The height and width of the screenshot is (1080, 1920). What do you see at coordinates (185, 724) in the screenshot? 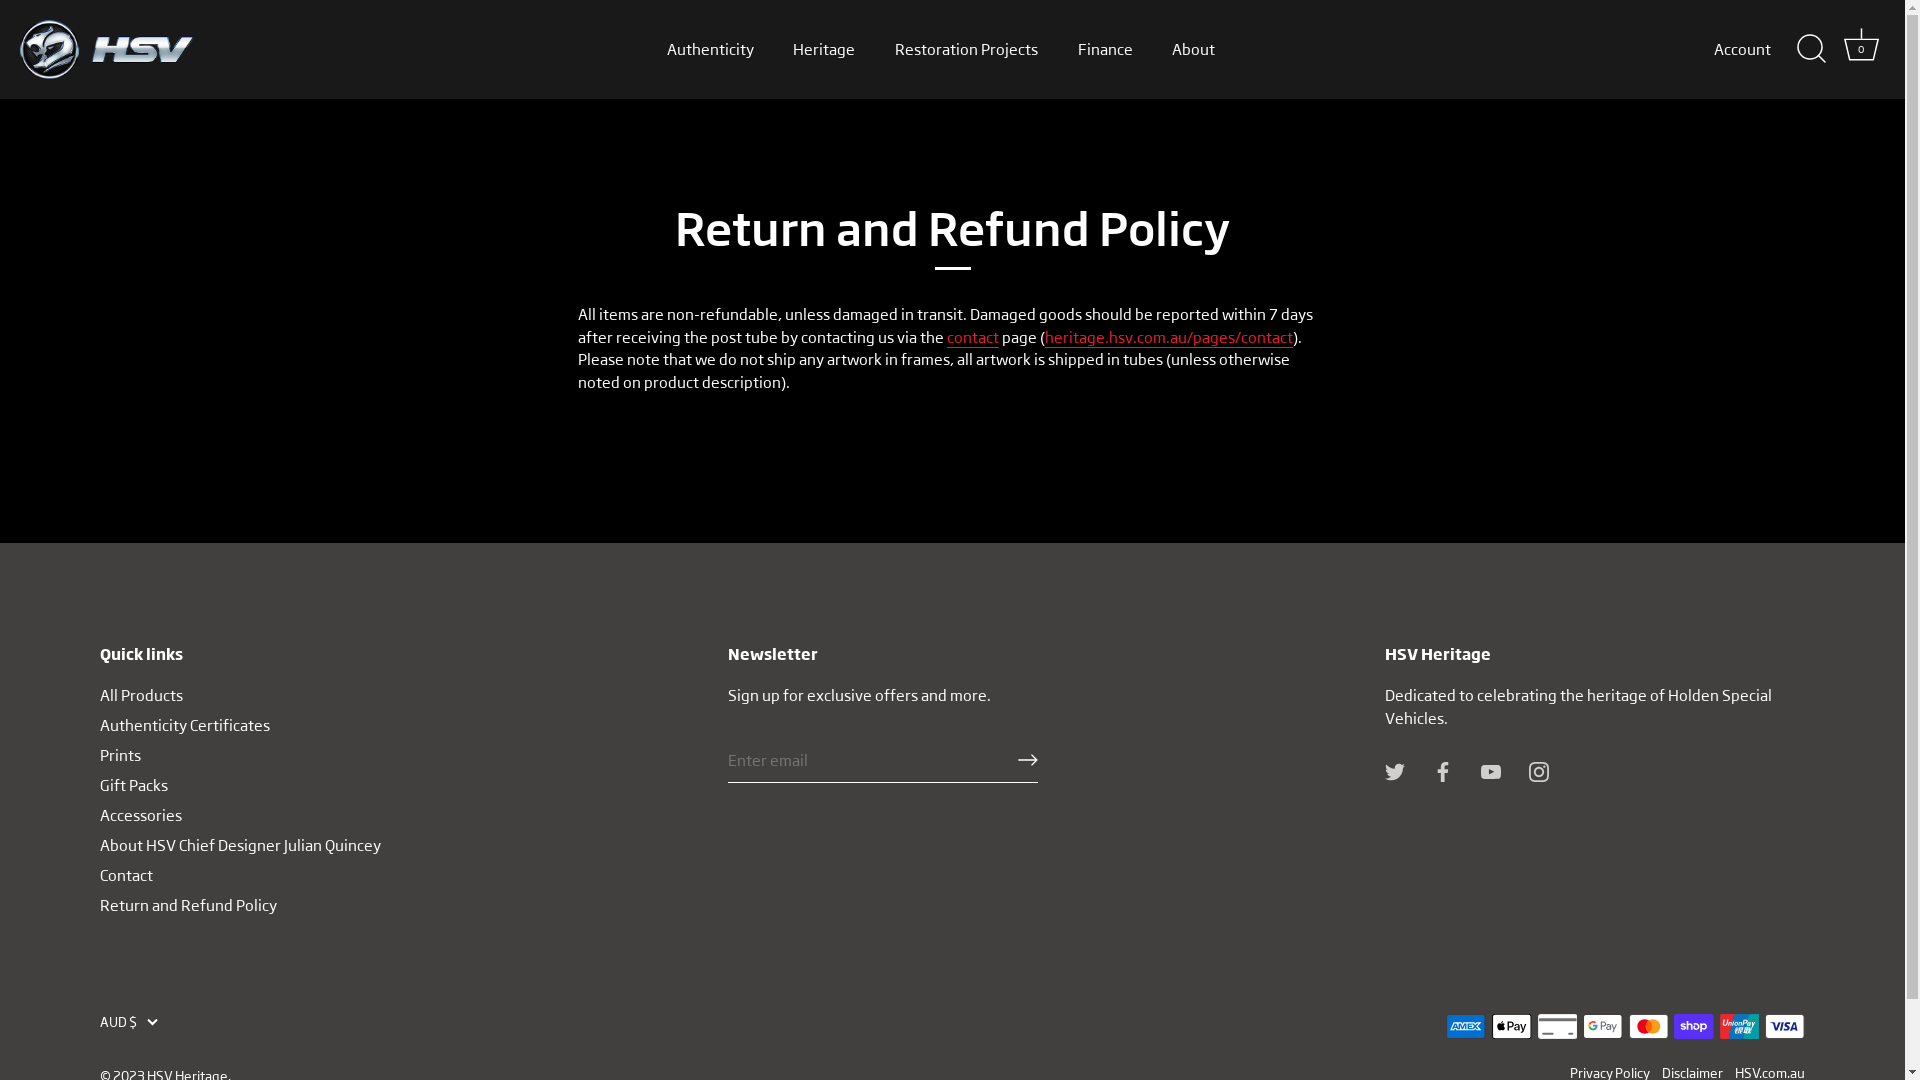
I see `'Authenticity Certificates'` at bounding box center [185, 724].